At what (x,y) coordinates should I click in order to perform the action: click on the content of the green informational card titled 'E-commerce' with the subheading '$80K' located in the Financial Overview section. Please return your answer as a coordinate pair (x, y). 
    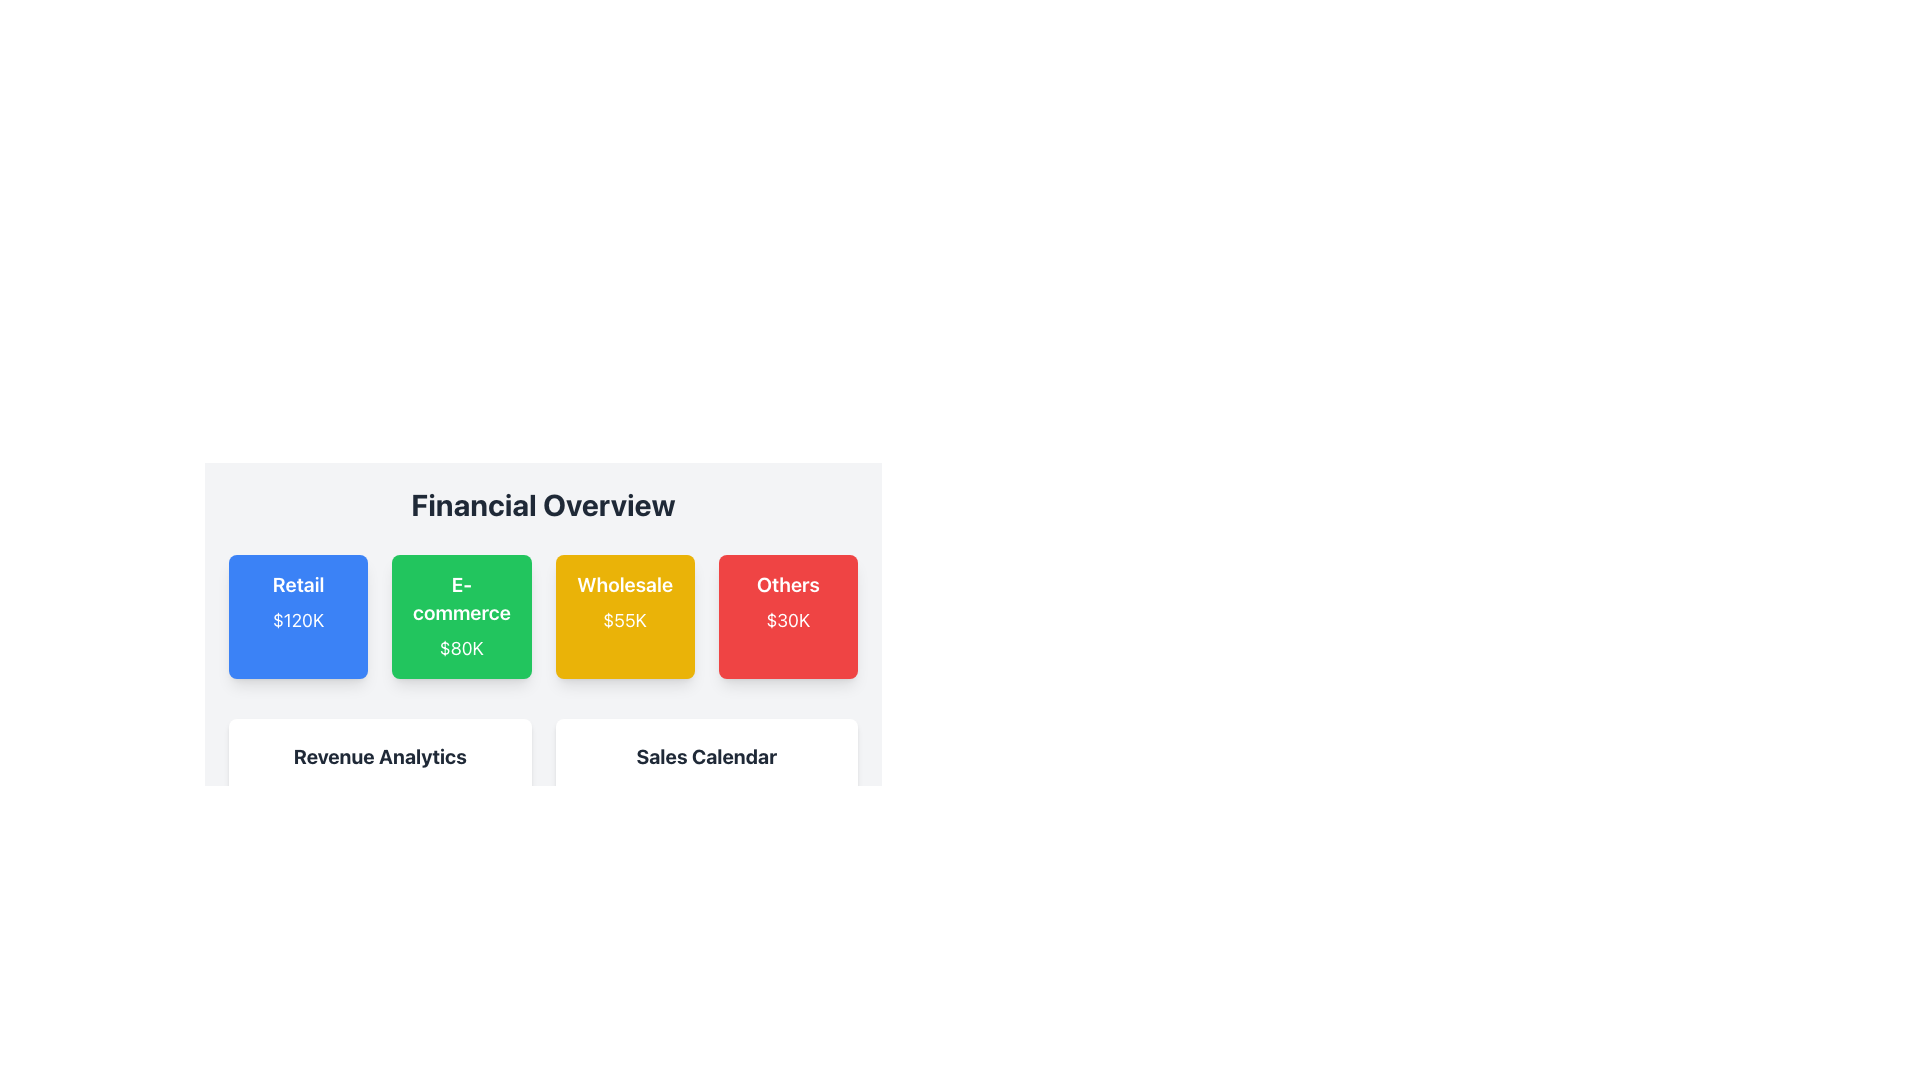
    Looking at the image, I should click on (460, 616).